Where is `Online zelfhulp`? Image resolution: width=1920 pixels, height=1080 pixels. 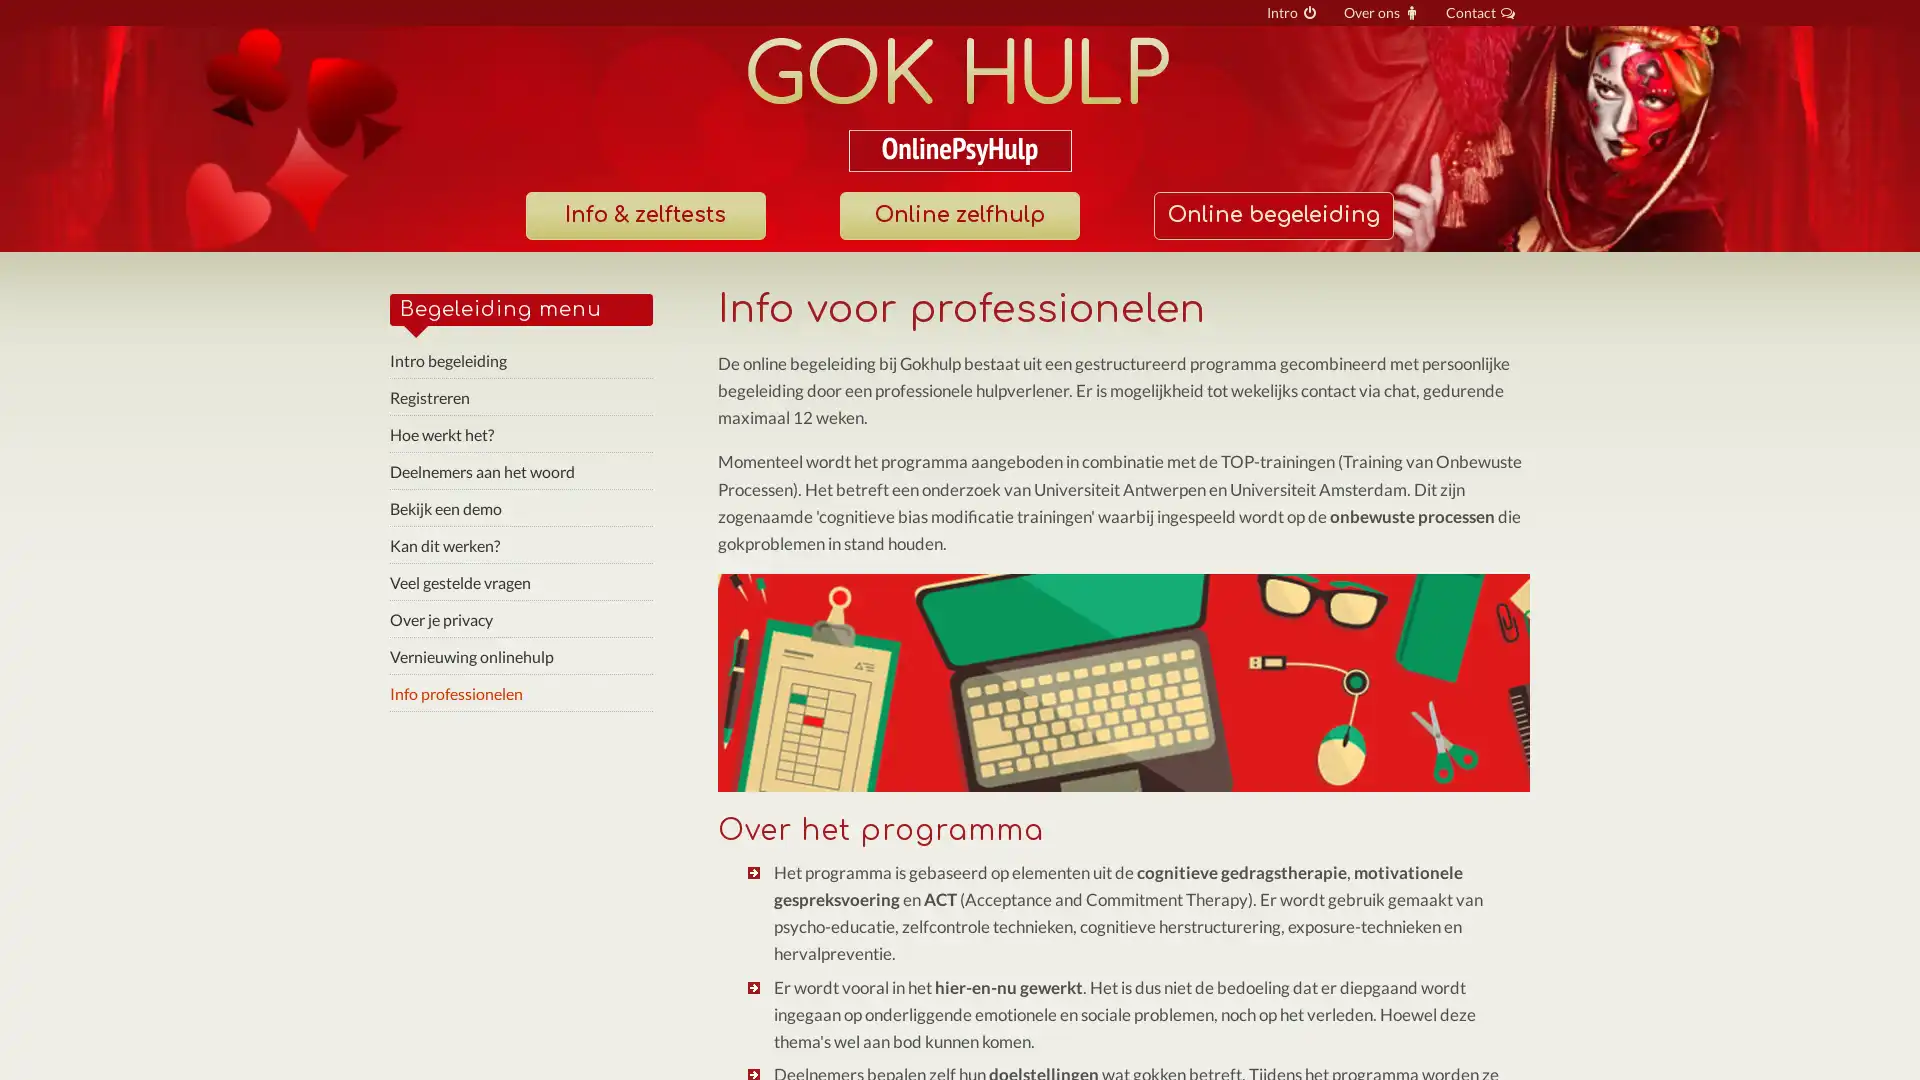 Online zelfhulp is located at coordinates (958, 215).